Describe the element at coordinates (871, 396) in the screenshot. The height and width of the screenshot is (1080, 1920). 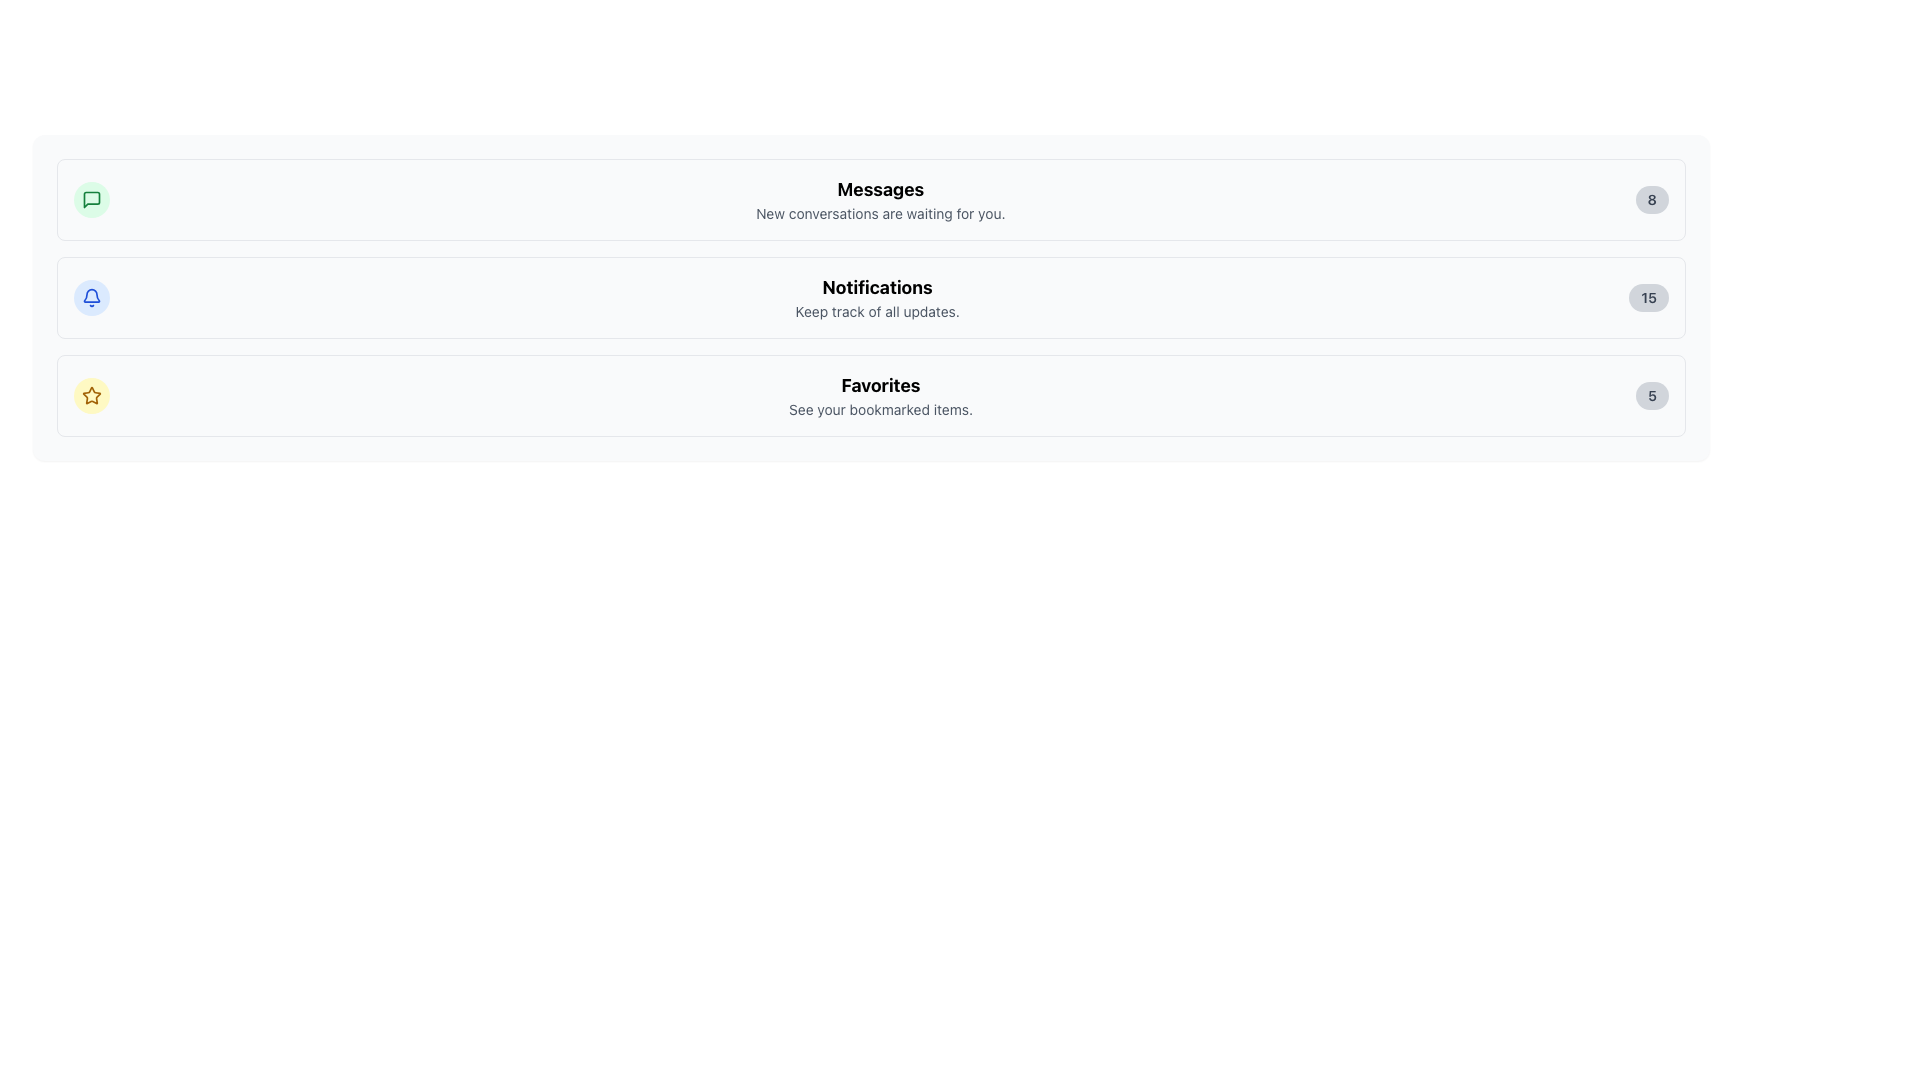
I see `the Favorites card element, which features a yellow star icon on the left, a bolded title 'Favorites', and a numeric indicator '5' in a gray circle` at that location.